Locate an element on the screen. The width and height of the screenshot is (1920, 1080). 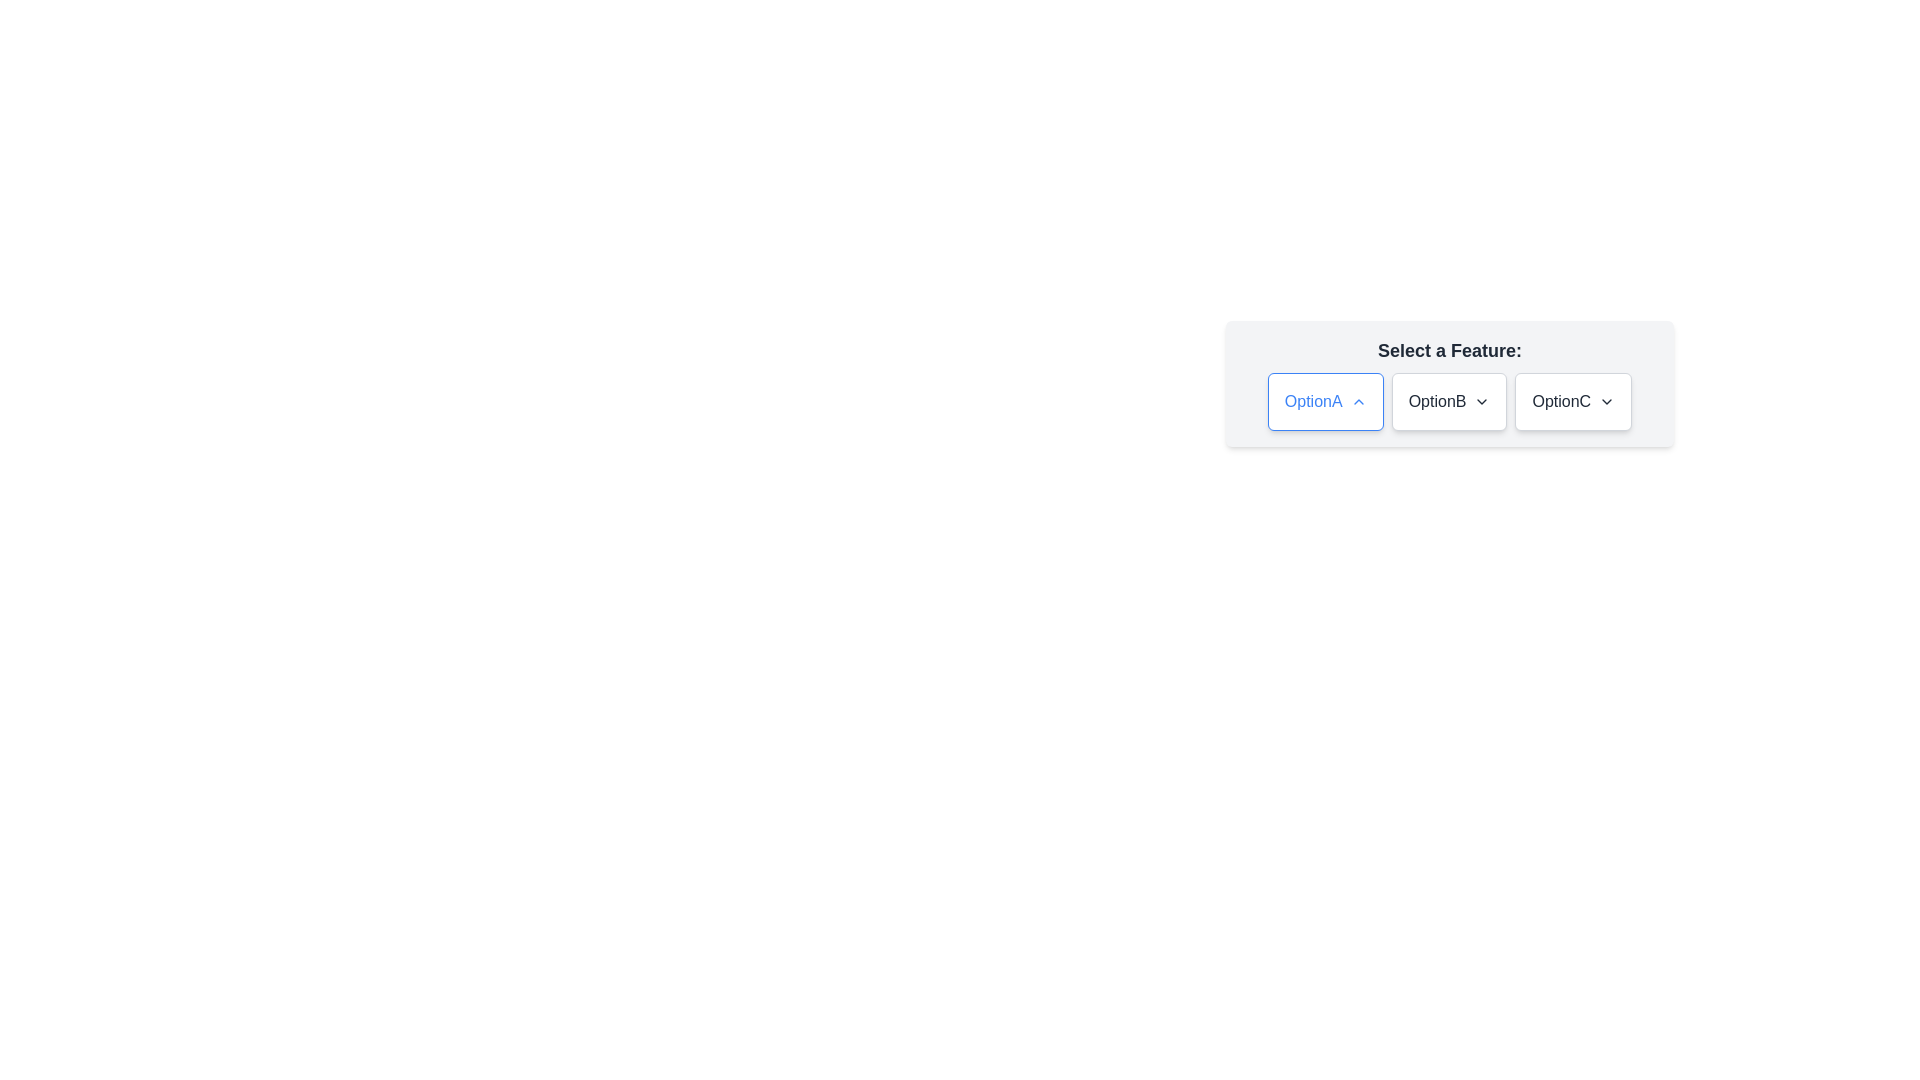
the static text label that indicates the purpose of the options below, which is positioned at the top of the panel, centered horizontally above OptionA, OptionB, and OptionC is located at coordinates (1449, 350).